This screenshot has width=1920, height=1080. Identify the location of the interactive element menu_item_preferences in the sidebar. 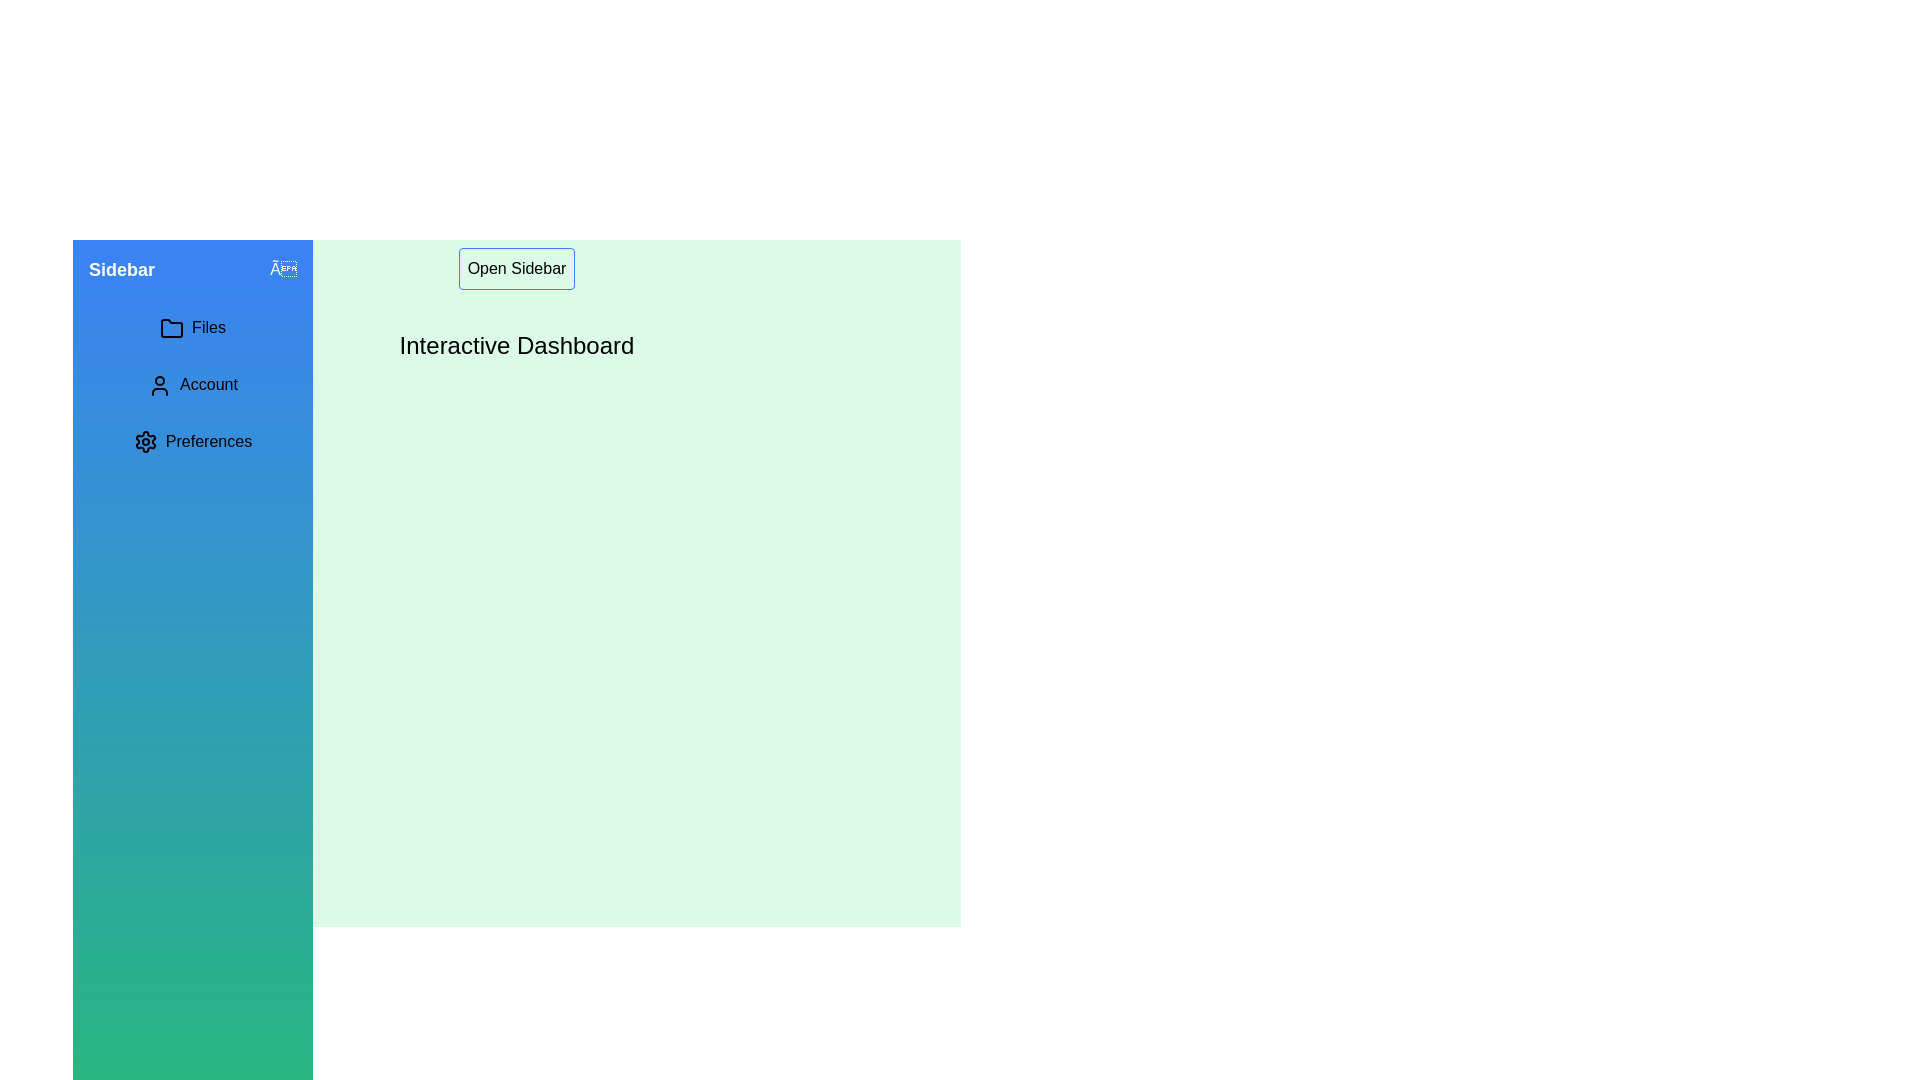
(192, 440).